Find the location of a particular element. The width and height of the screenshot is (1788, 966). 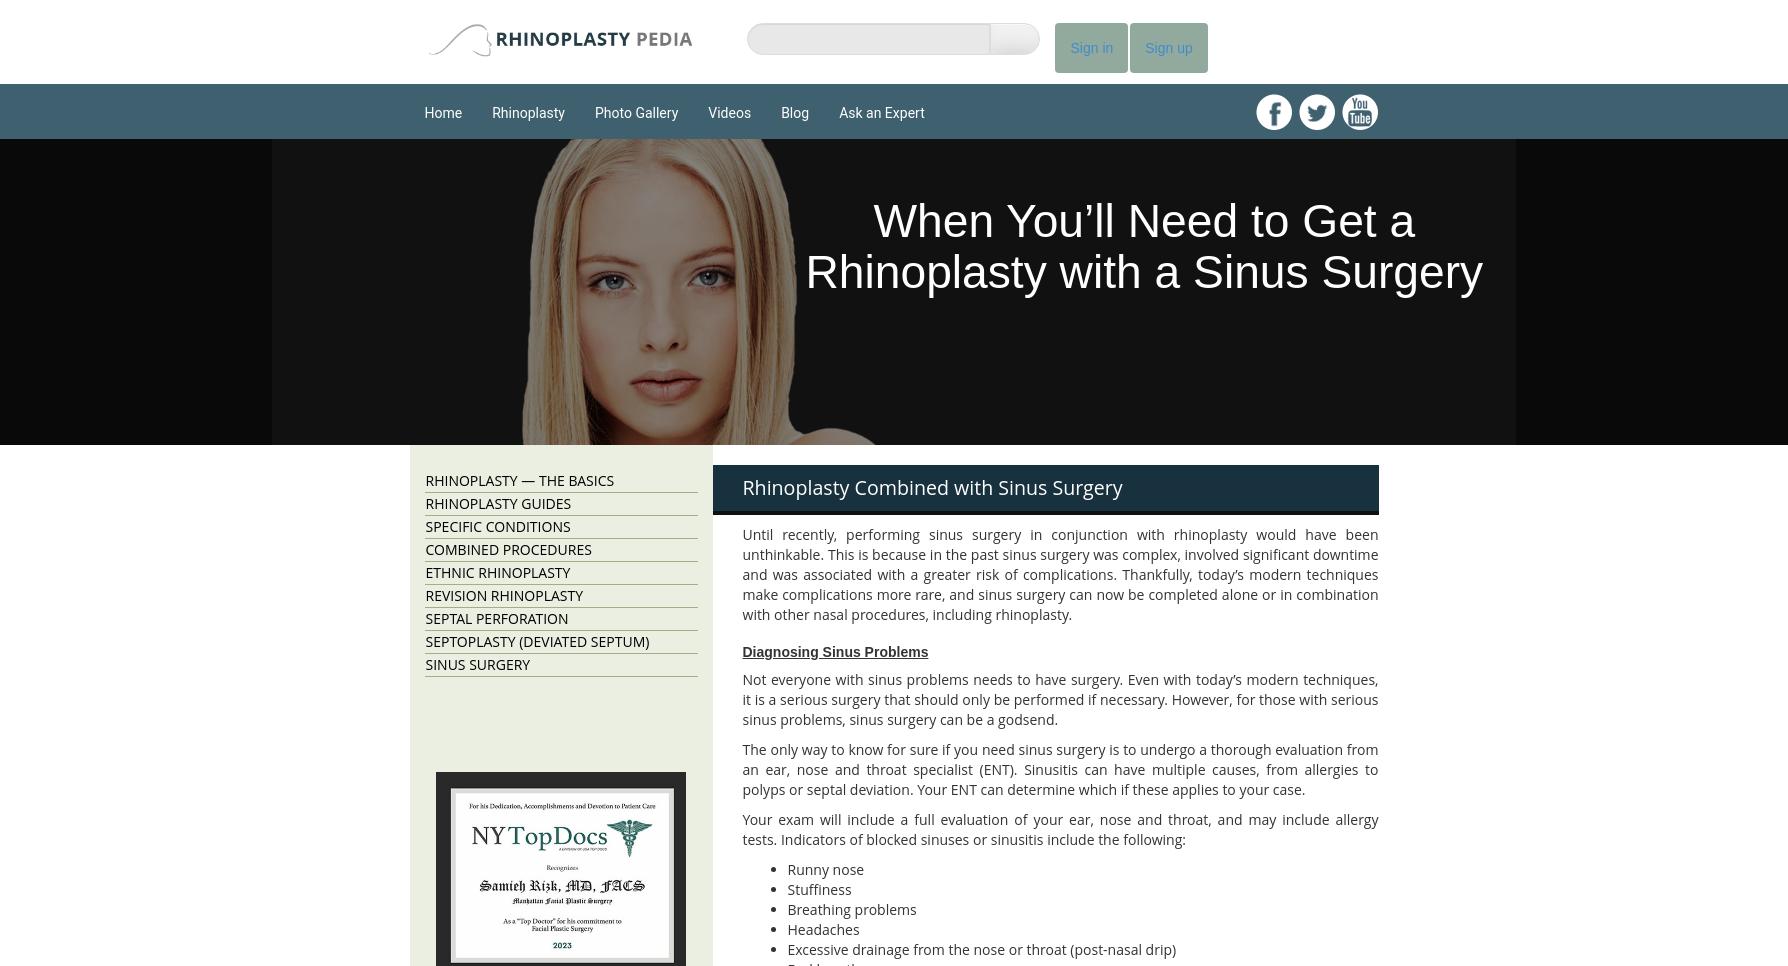

'The only way to know for sure if you need sinus surgery is to undergo a thorough evaluation from an ear, nose and throat specialist (ENT). Sinusitis can have multiple causes, from allergies to polyps or septal deviation. Your ENT can determine which if these applies to your case.' is located at coordinates (1059, 768).